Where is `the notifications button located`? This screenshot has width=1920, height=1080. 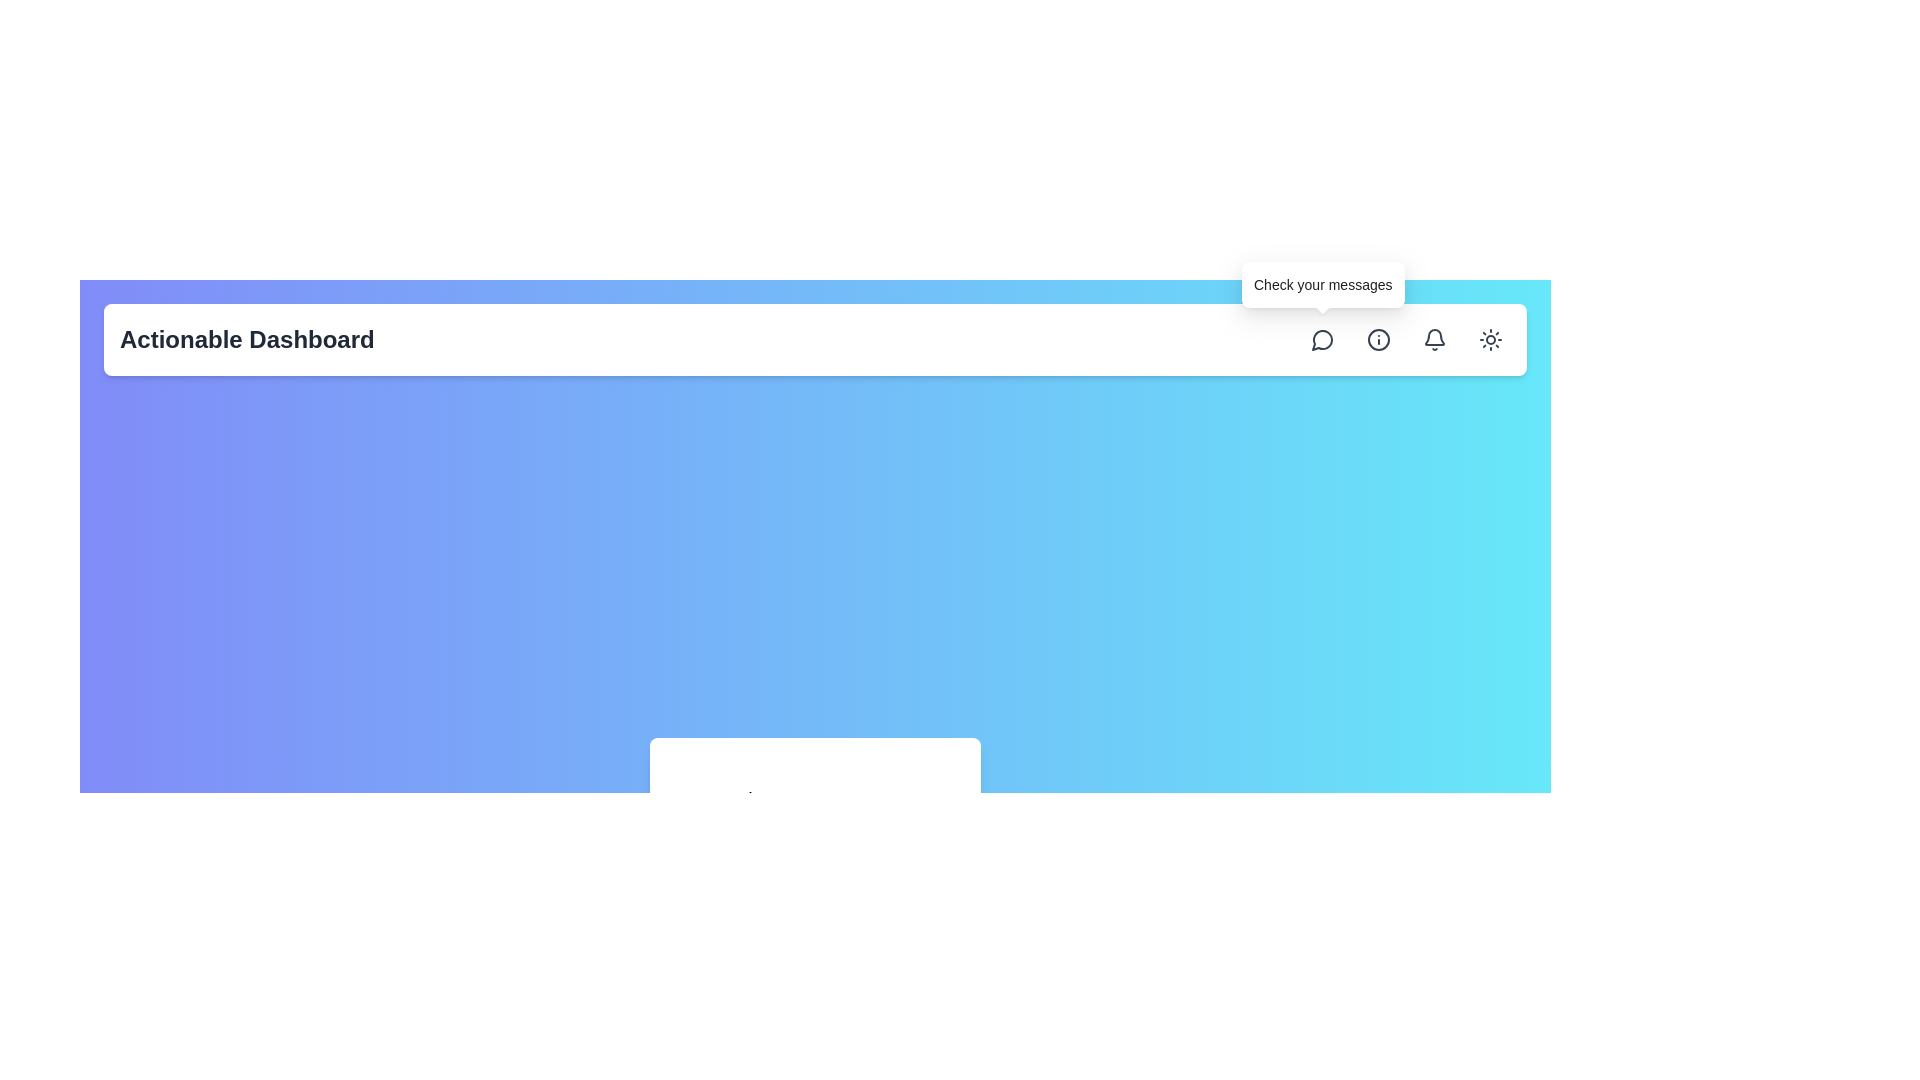 the notifications button located is located at coordinates (1434, 338).